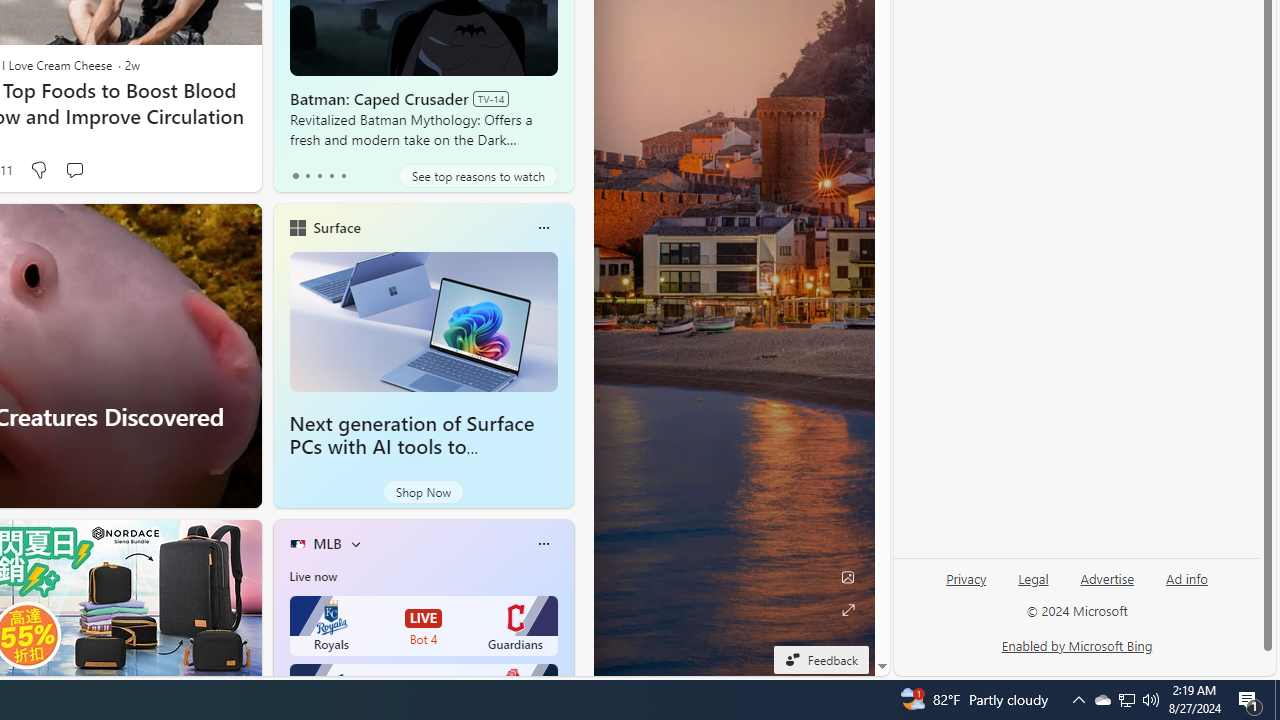 This screenshot has width=1280, height=720. What do you see at coordinates (422, 625) in the screenshot?
I see `'Royals LIVE Bot 4 Guardians'` at bounding box center [422, 625].